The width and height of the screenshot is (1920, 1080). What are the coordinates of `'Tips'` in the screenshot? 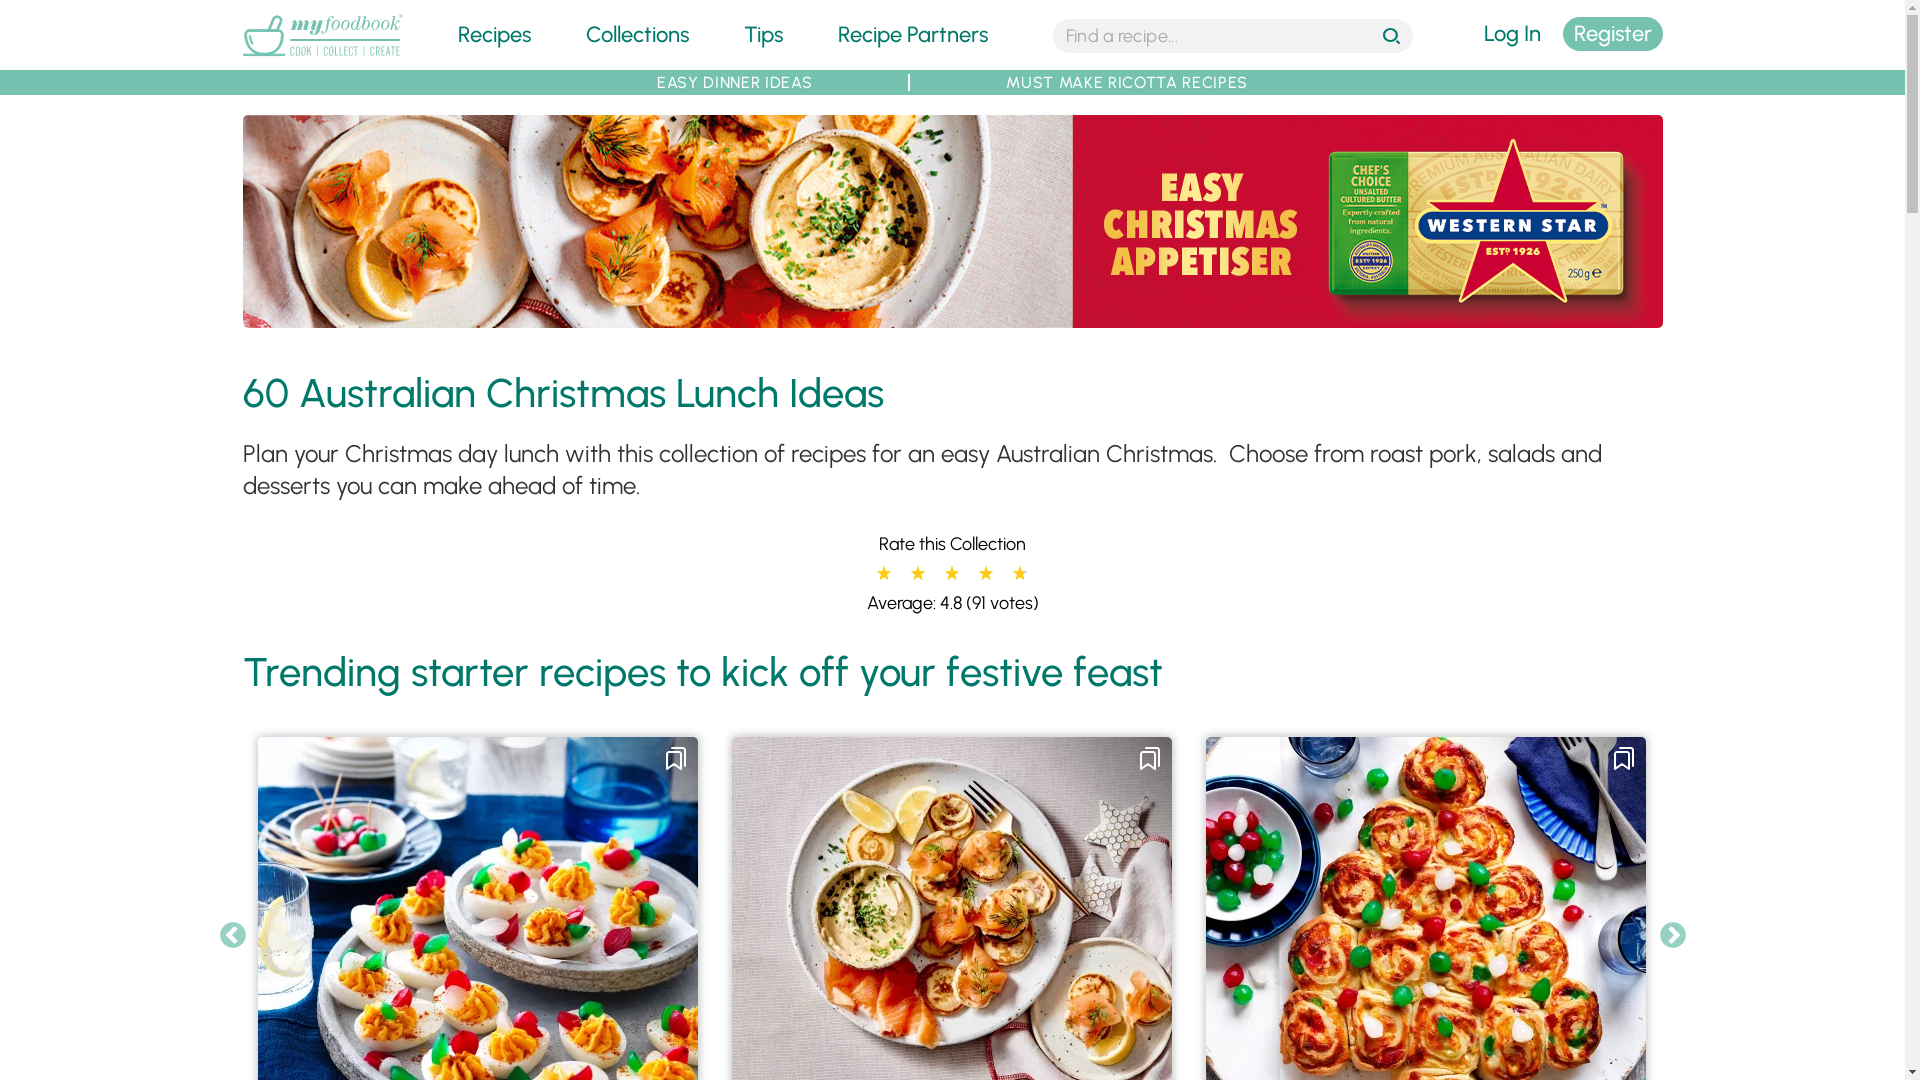 It's located at (762, 34).